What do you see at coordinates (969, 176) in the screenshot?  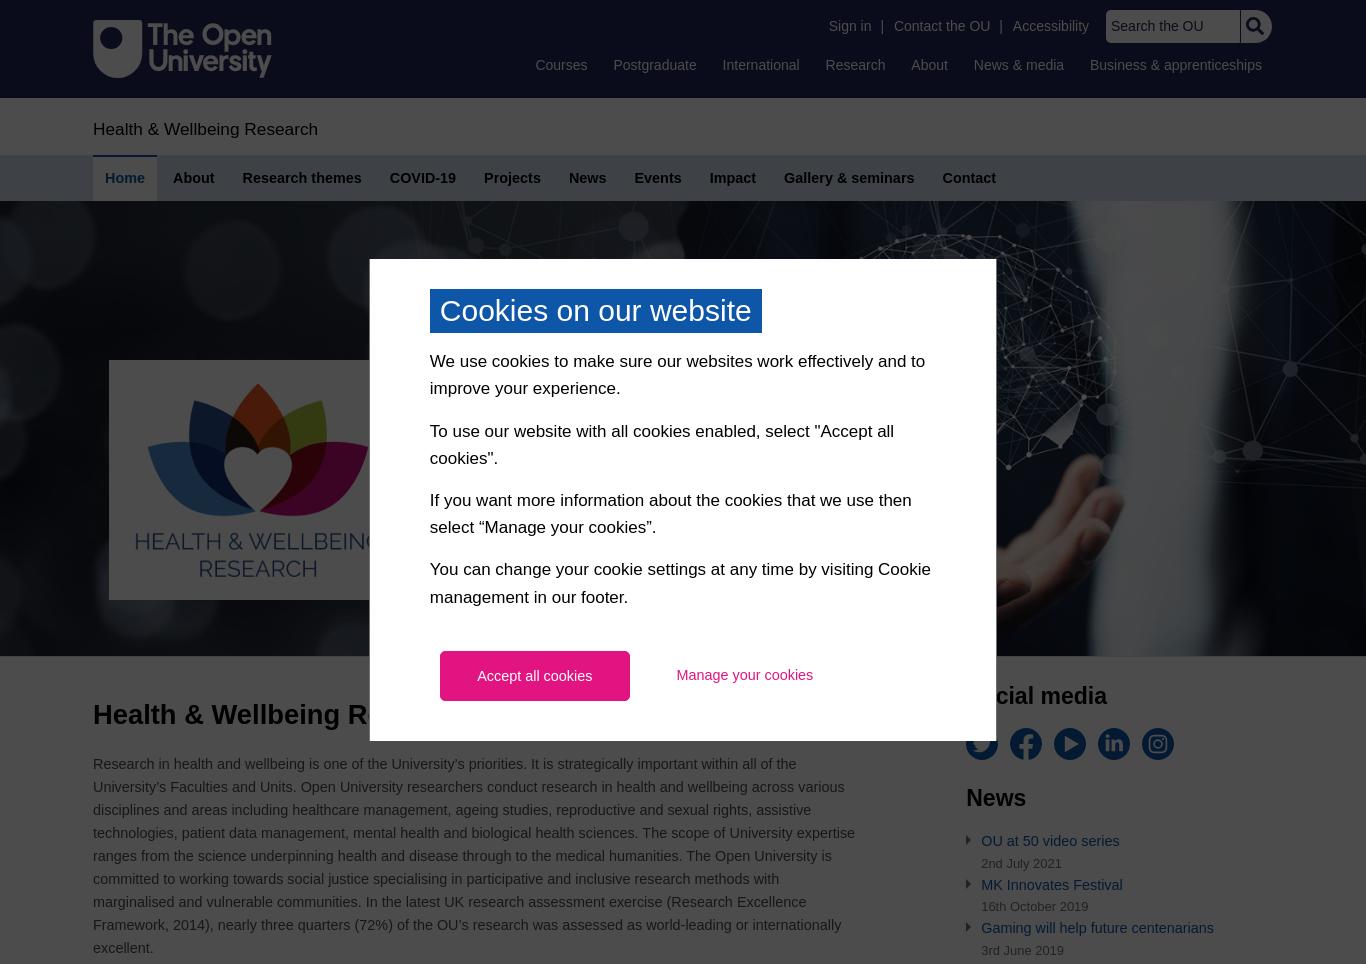 I see `'Contact'` at bounding box center [969, 176].